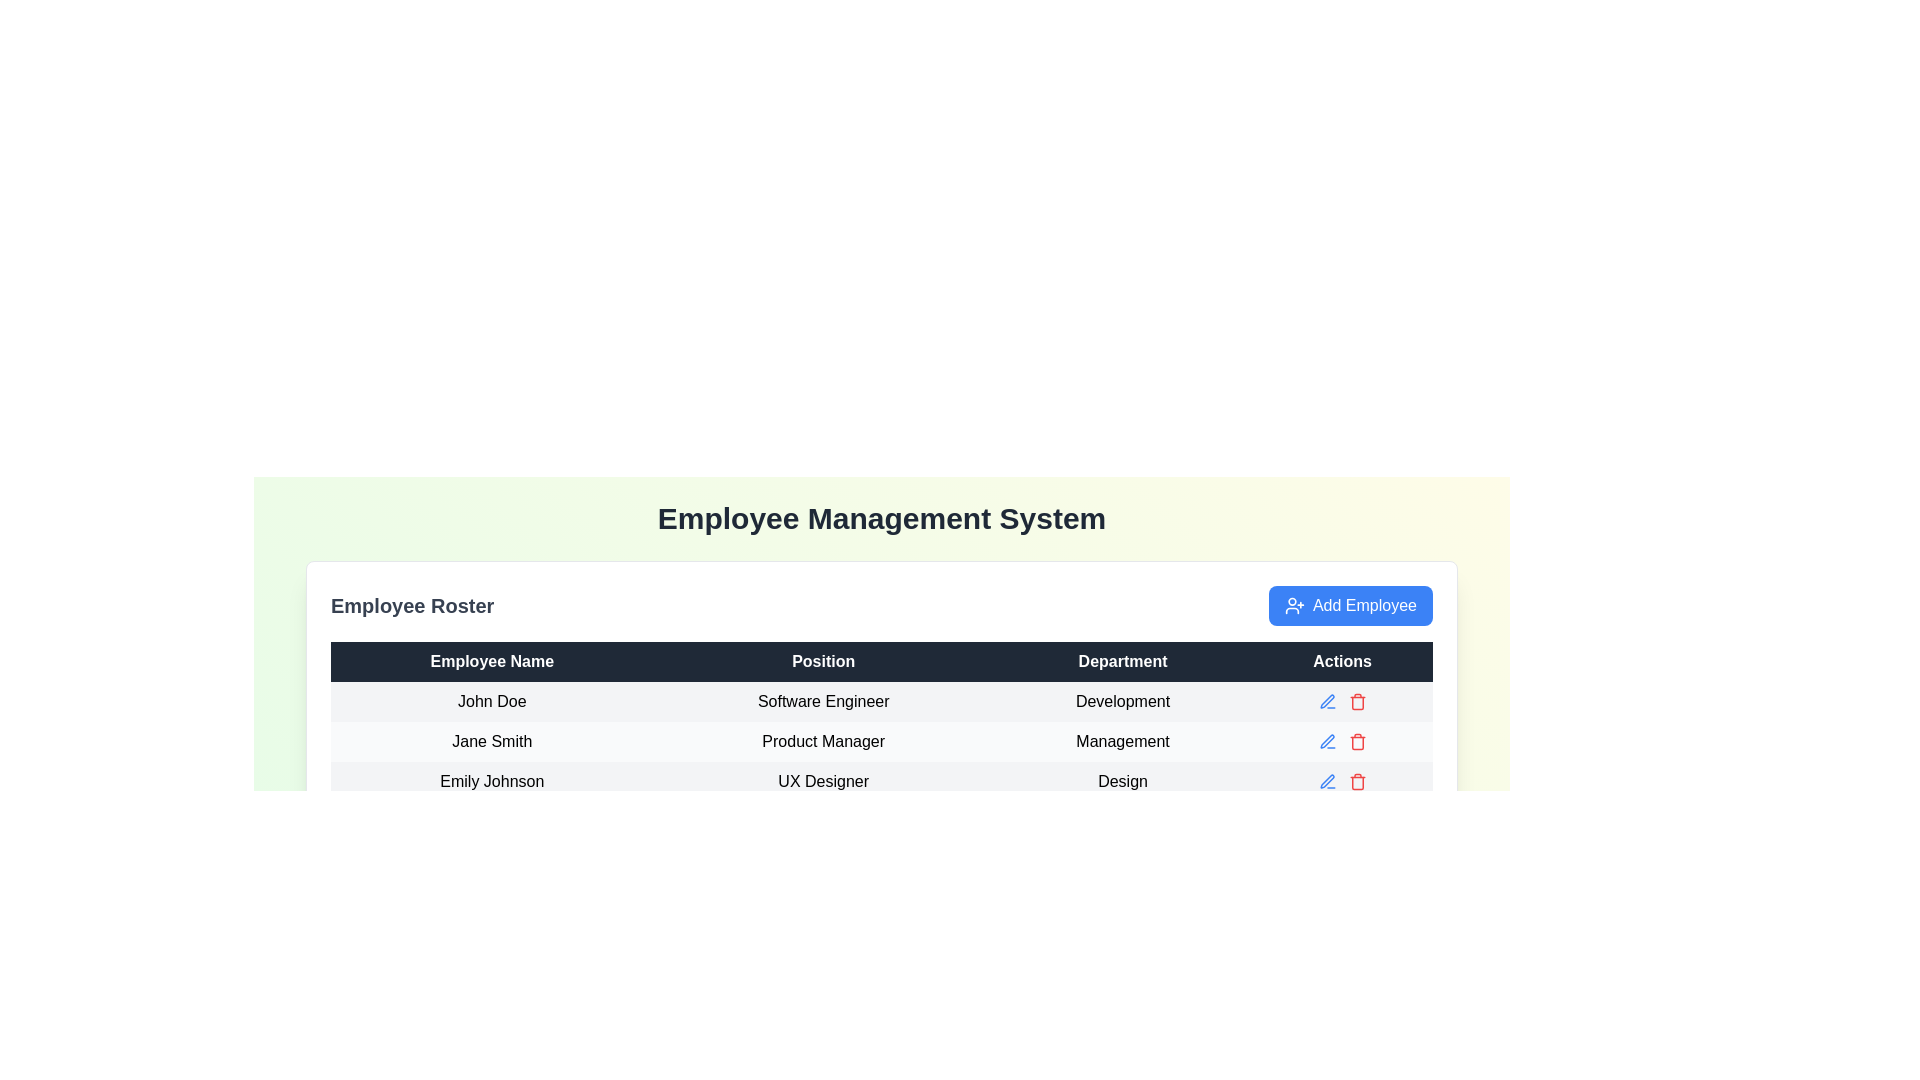  Describe the element at coordinates (1327, 700) in the screenshot. I see `the pen icon` at that location.